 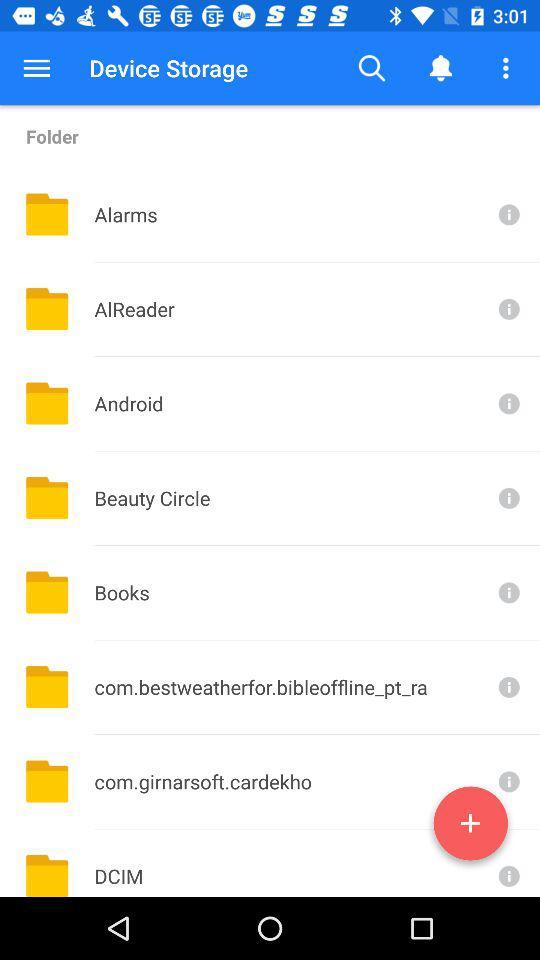 What do you see at coordinates (507, 687) in the screenshot?
I see `see more info` at bounding box center [507, 687].